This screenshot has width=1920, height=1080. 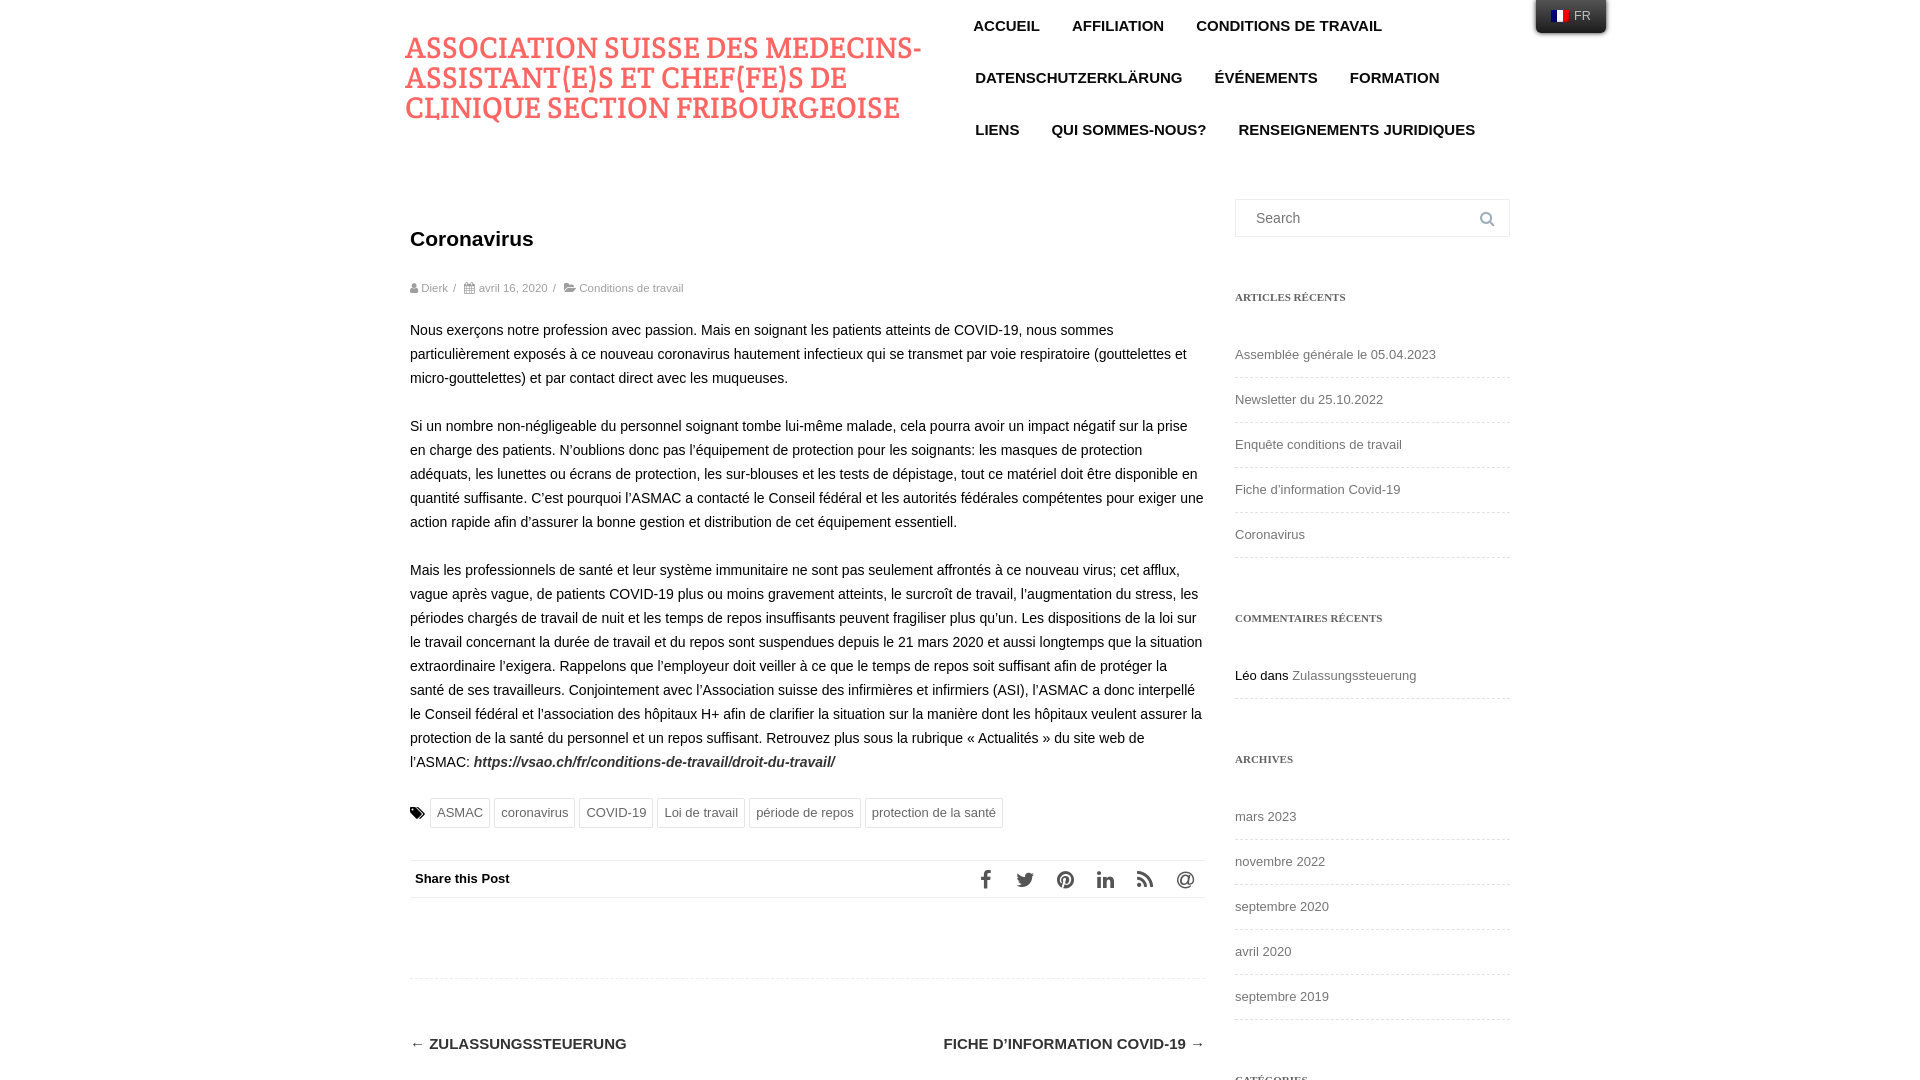 What do you see at coordinates (1371, 218) in the screenshot?
I see `'Search for:'` at bounding box center [1371, 218].